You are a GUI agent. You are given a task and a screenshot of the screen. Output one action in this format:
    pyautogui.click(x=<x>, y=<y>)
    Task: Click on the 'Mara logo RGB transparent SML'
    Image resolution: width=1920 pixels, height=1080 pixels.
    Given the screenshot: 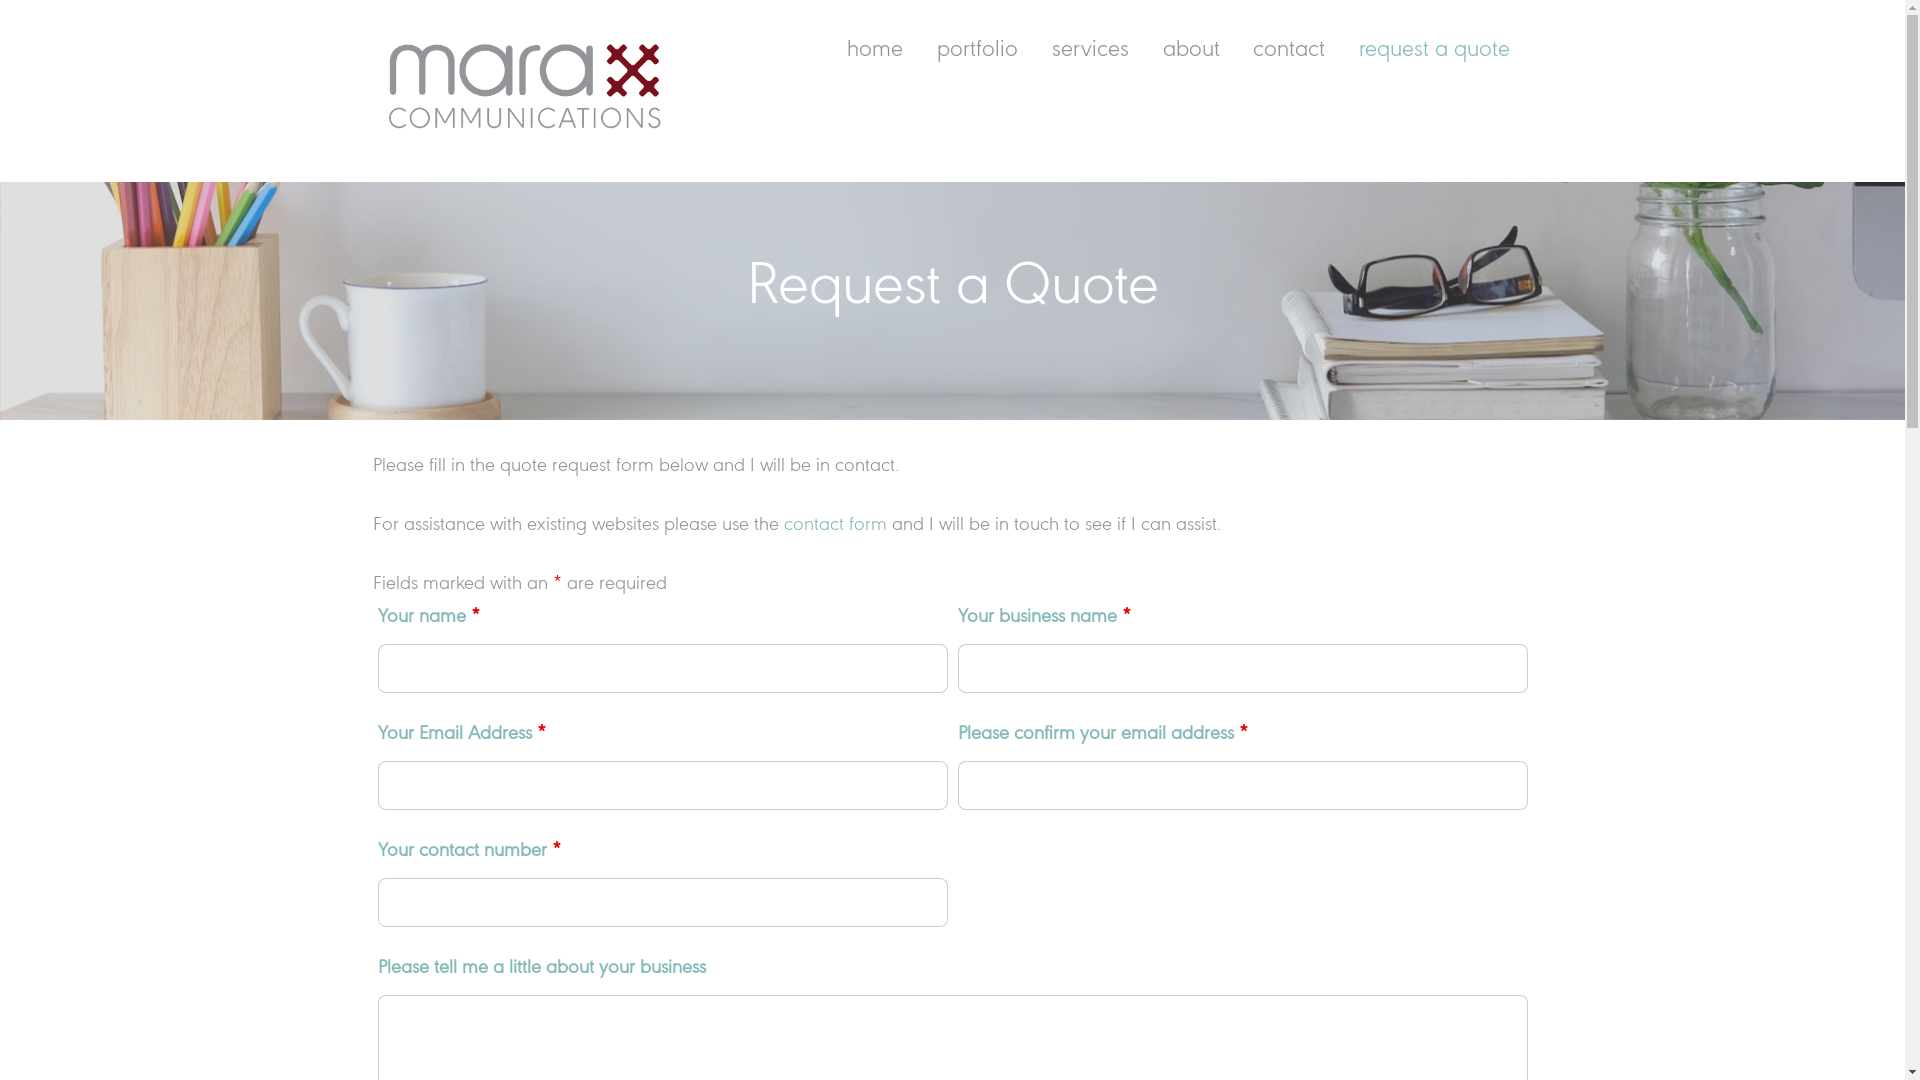 What is the action you would take?
    pyautogui.click(x=522, y=83)
    